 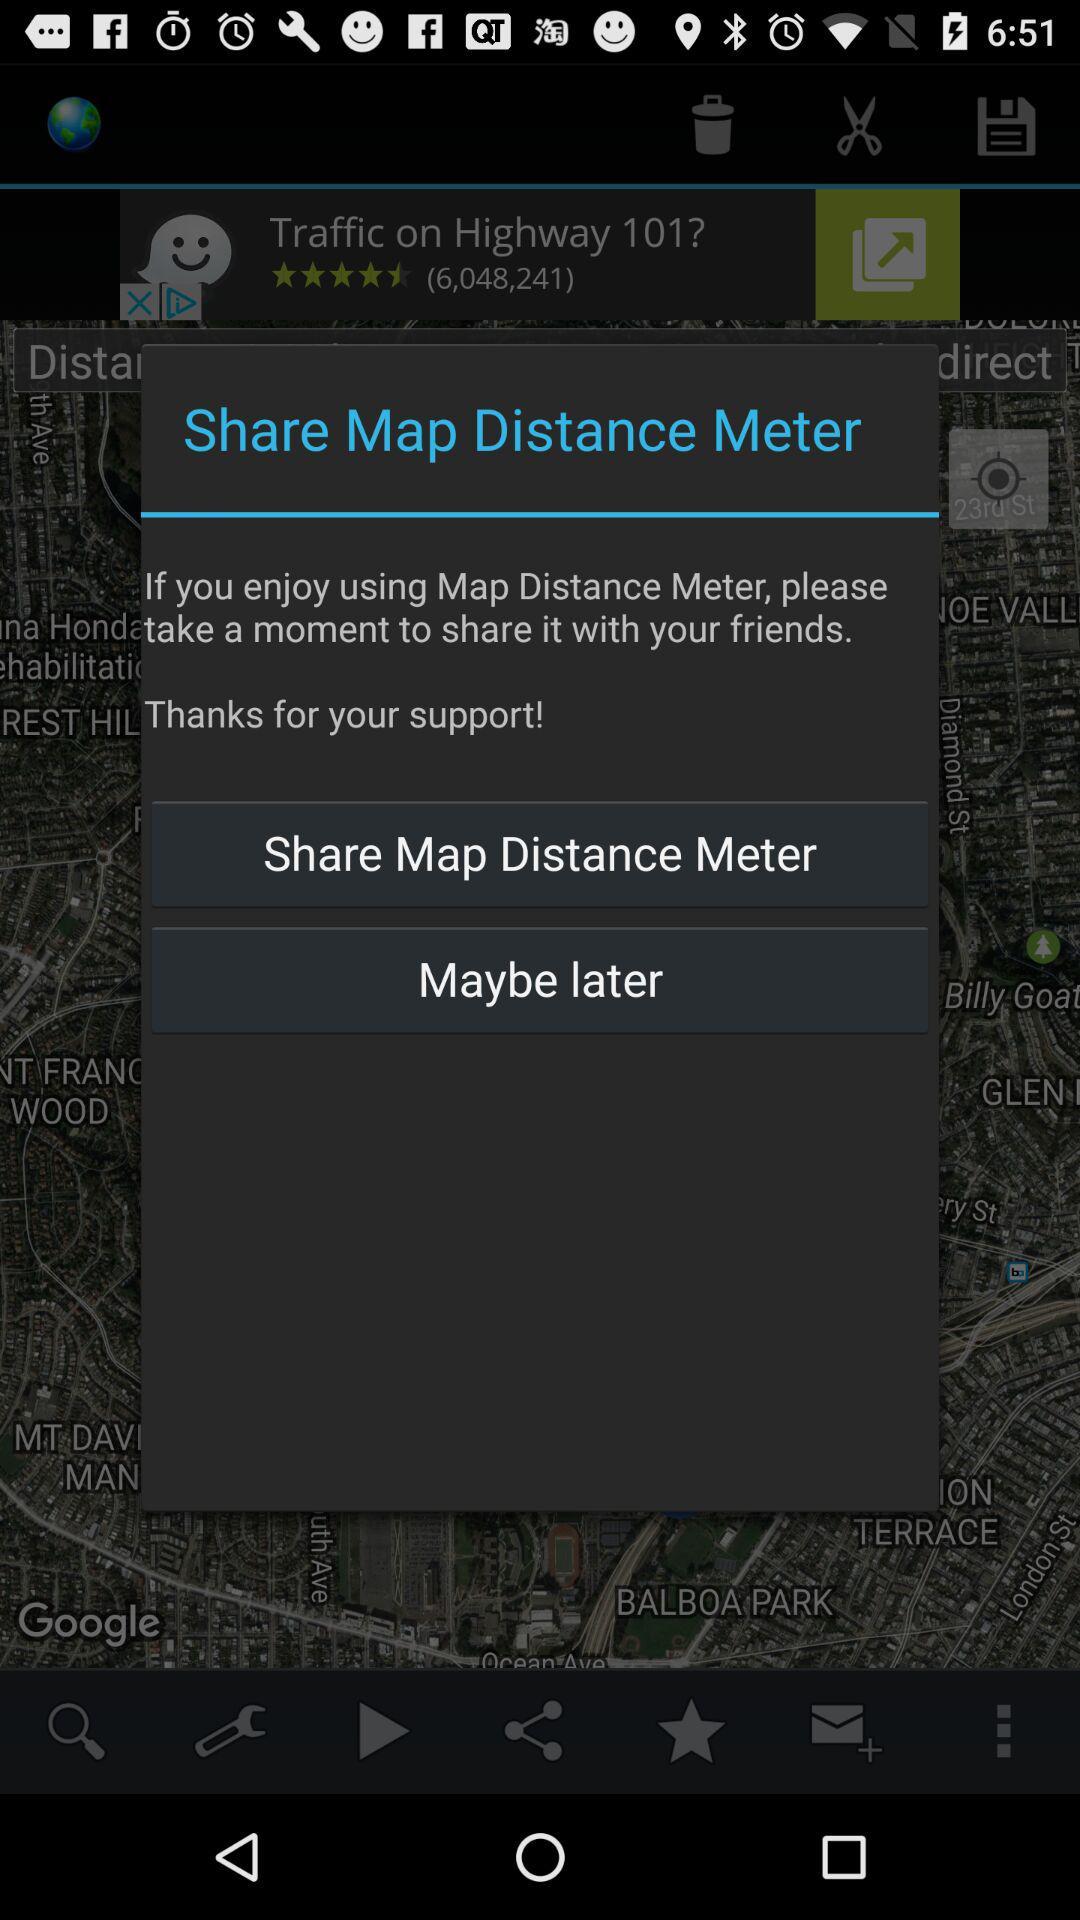 What do you see at coordinates (540, 978) in the screenshot?
I see `the maybe later item` at bounding box center [540, 978].